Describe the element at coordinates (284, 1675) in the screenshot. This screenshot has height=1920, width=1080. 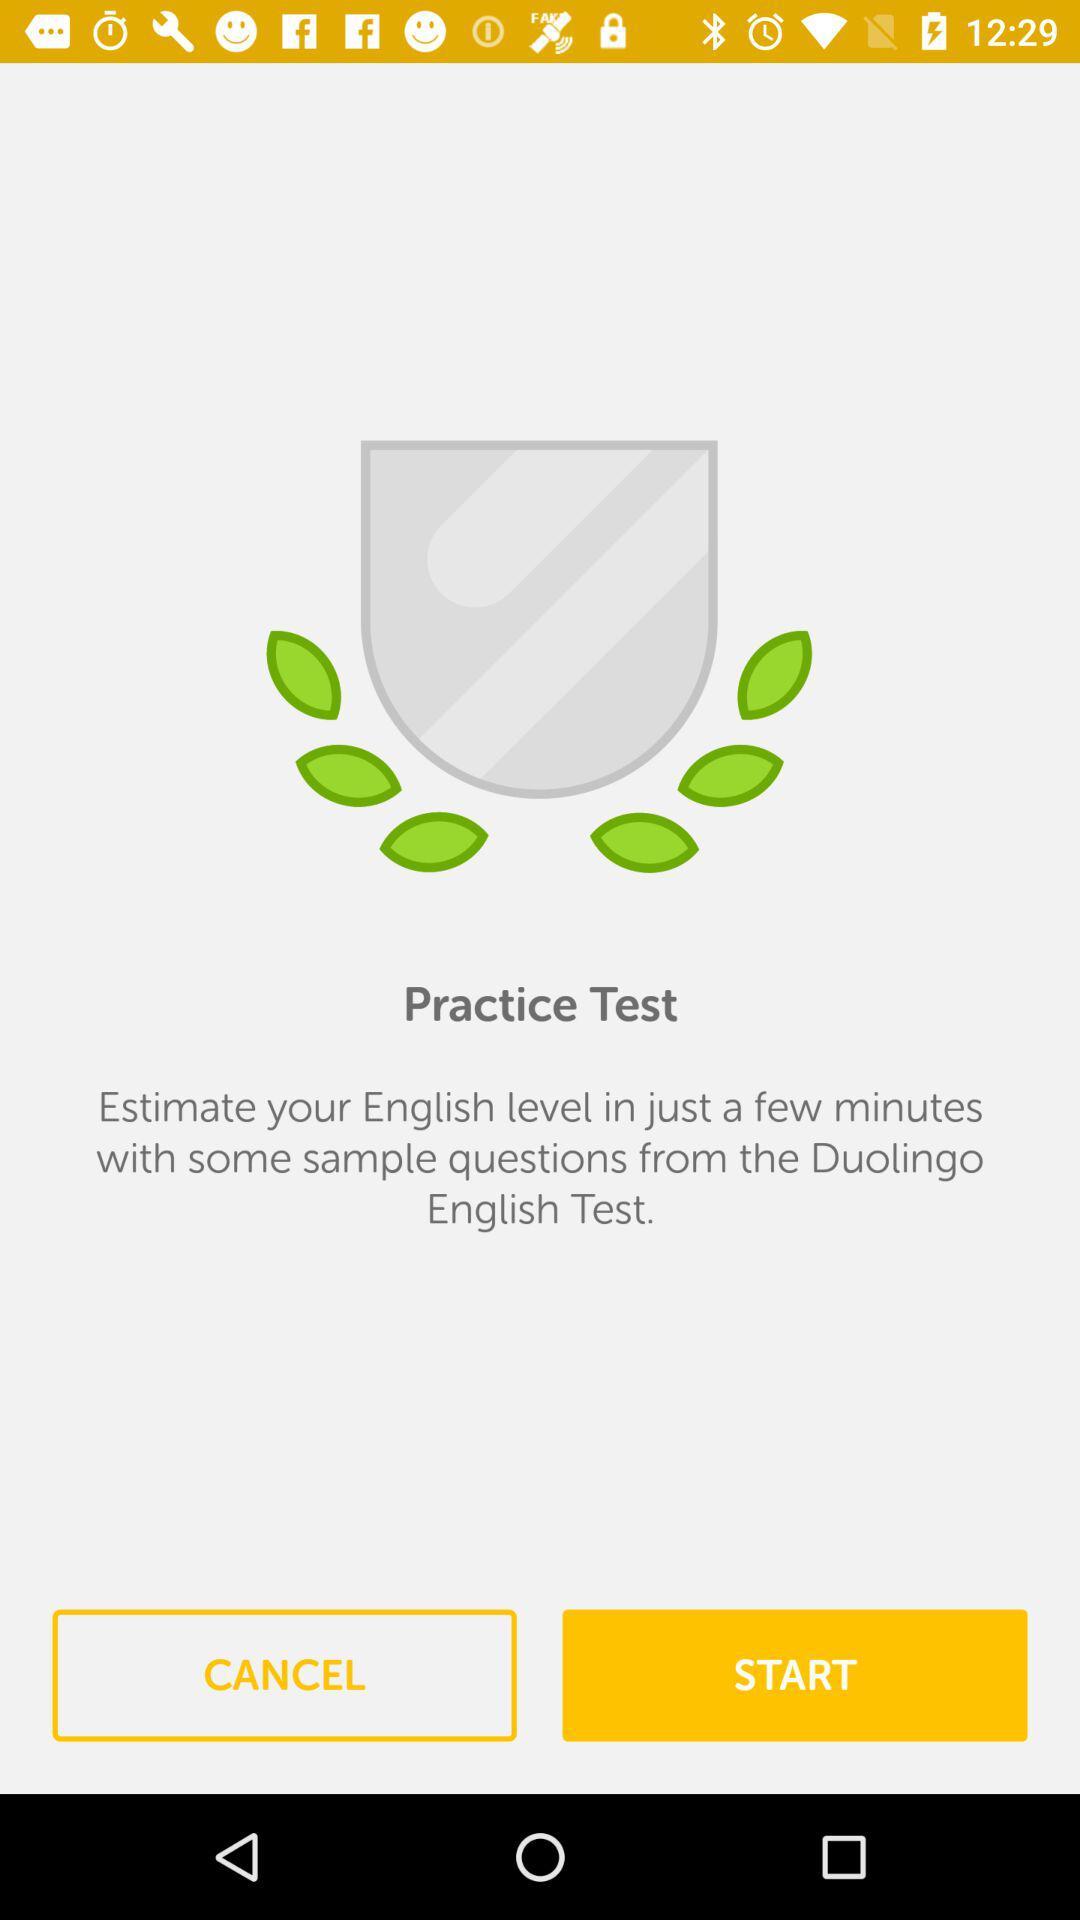
I see `the icon below the estimate your english` at that location.